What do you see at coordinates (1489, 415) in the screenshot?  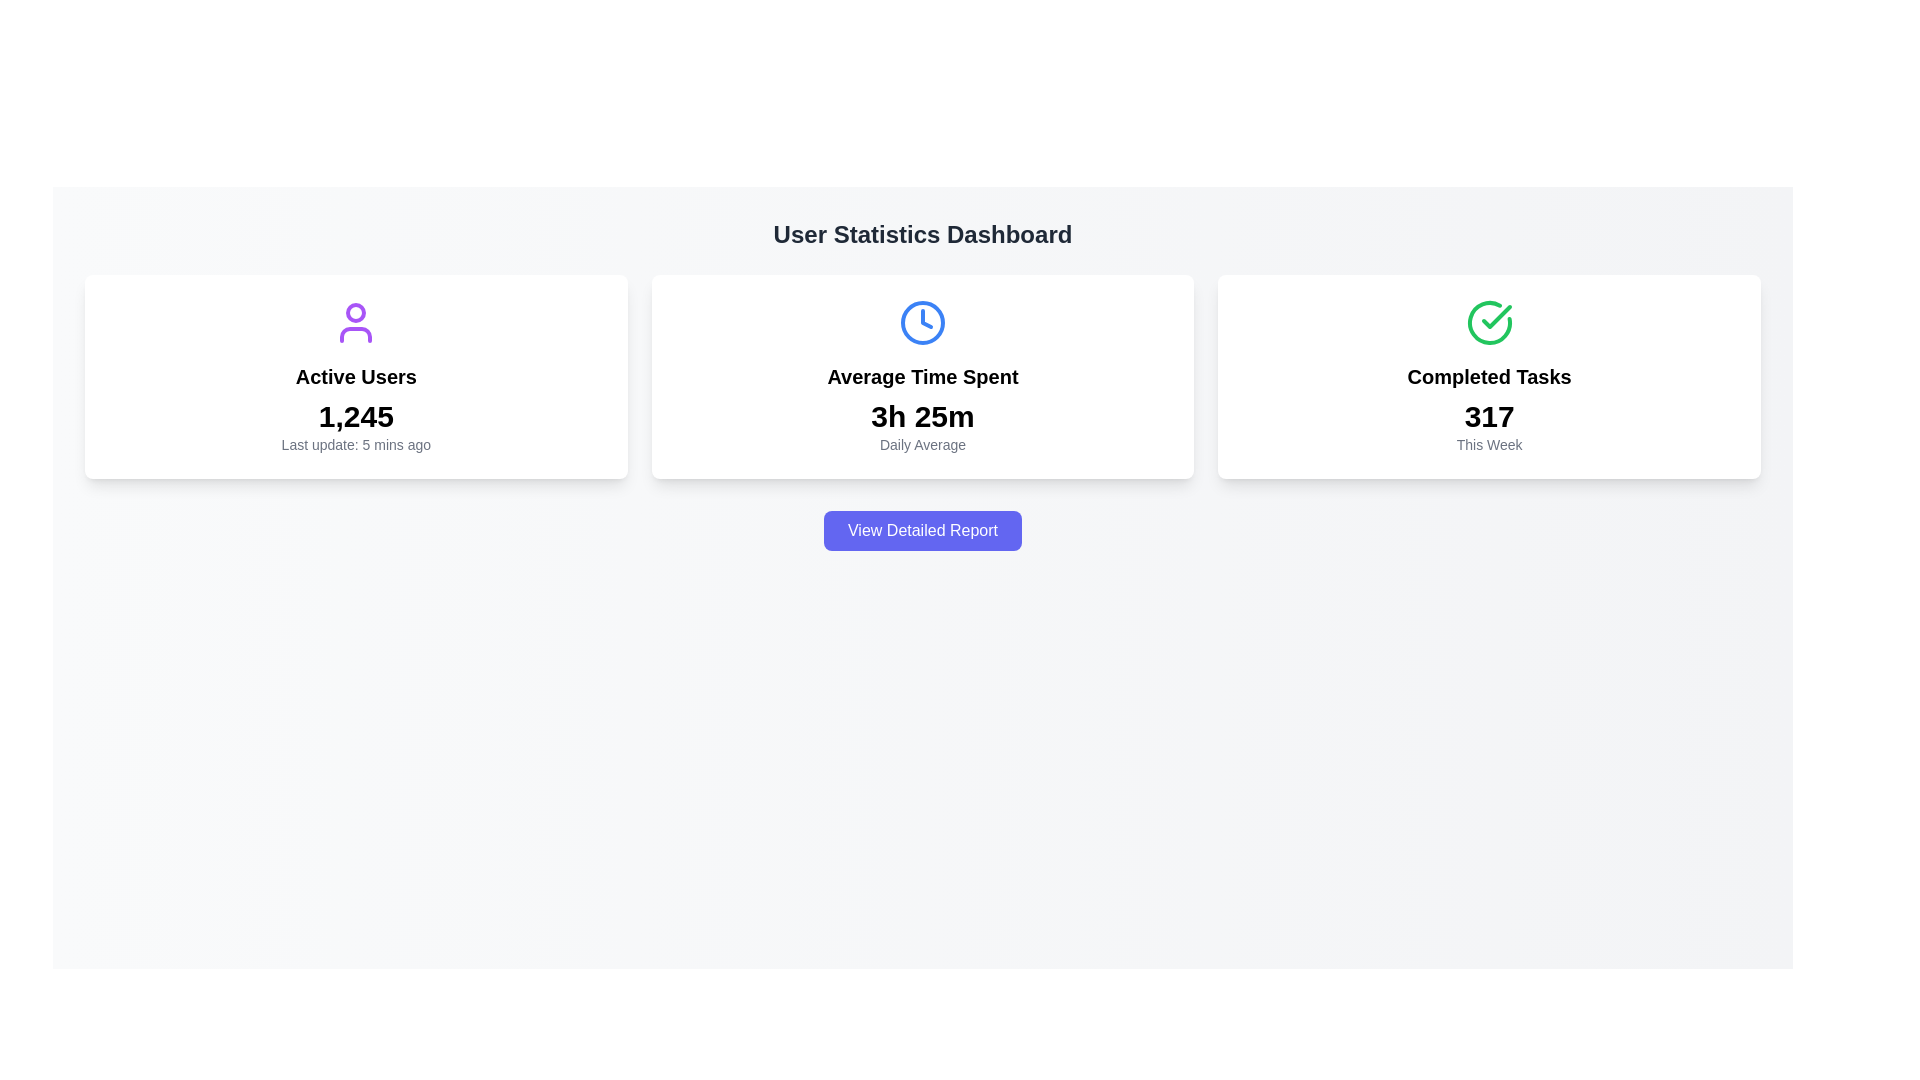 I see `numerical text '317' displayed prominently in the center of the card below 'Completed Tasks' and above 'This Week'` at bounding box center [1489, 415].